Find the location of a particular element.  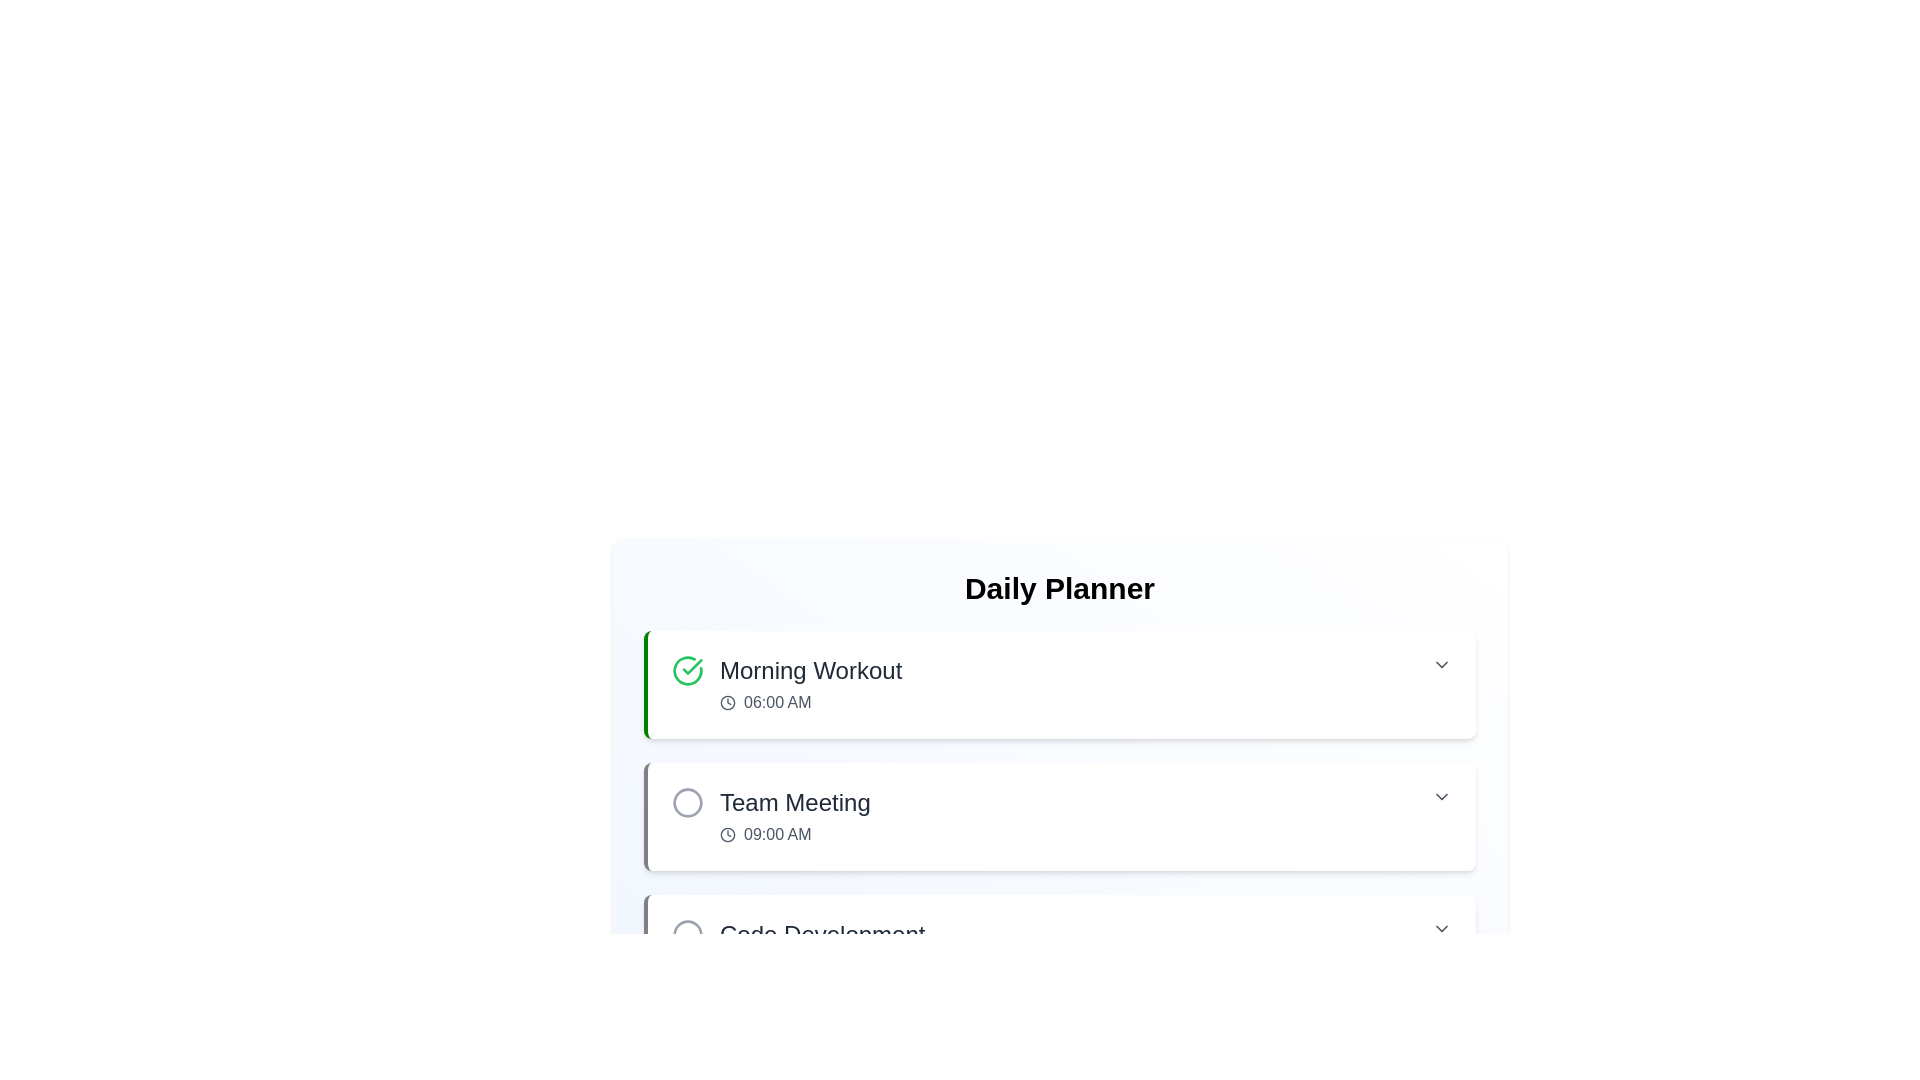

the circular clock icon located to the left of the time text '09:00 AM' in the 'Team Meeting' schedule row is located at coordinates (727, 834).